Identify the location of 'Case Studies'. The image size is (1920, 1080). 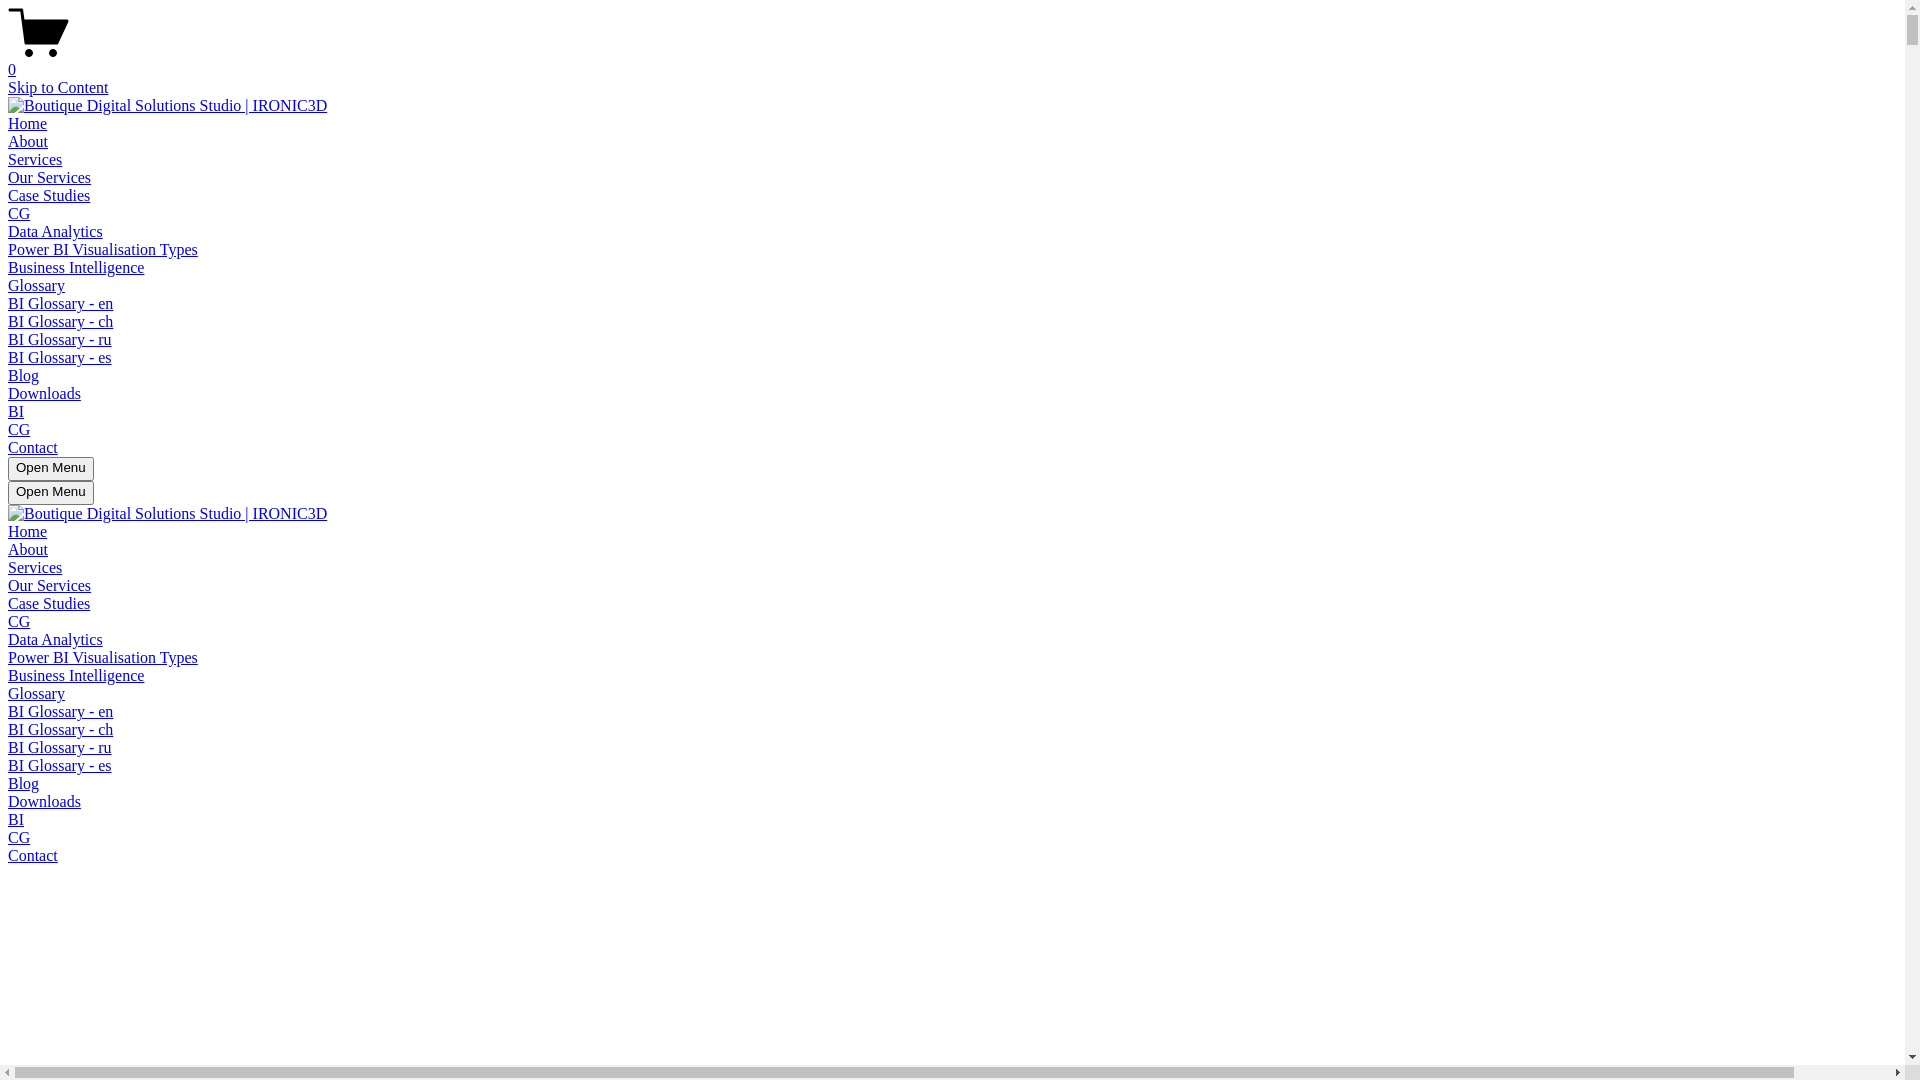
(8, 602).